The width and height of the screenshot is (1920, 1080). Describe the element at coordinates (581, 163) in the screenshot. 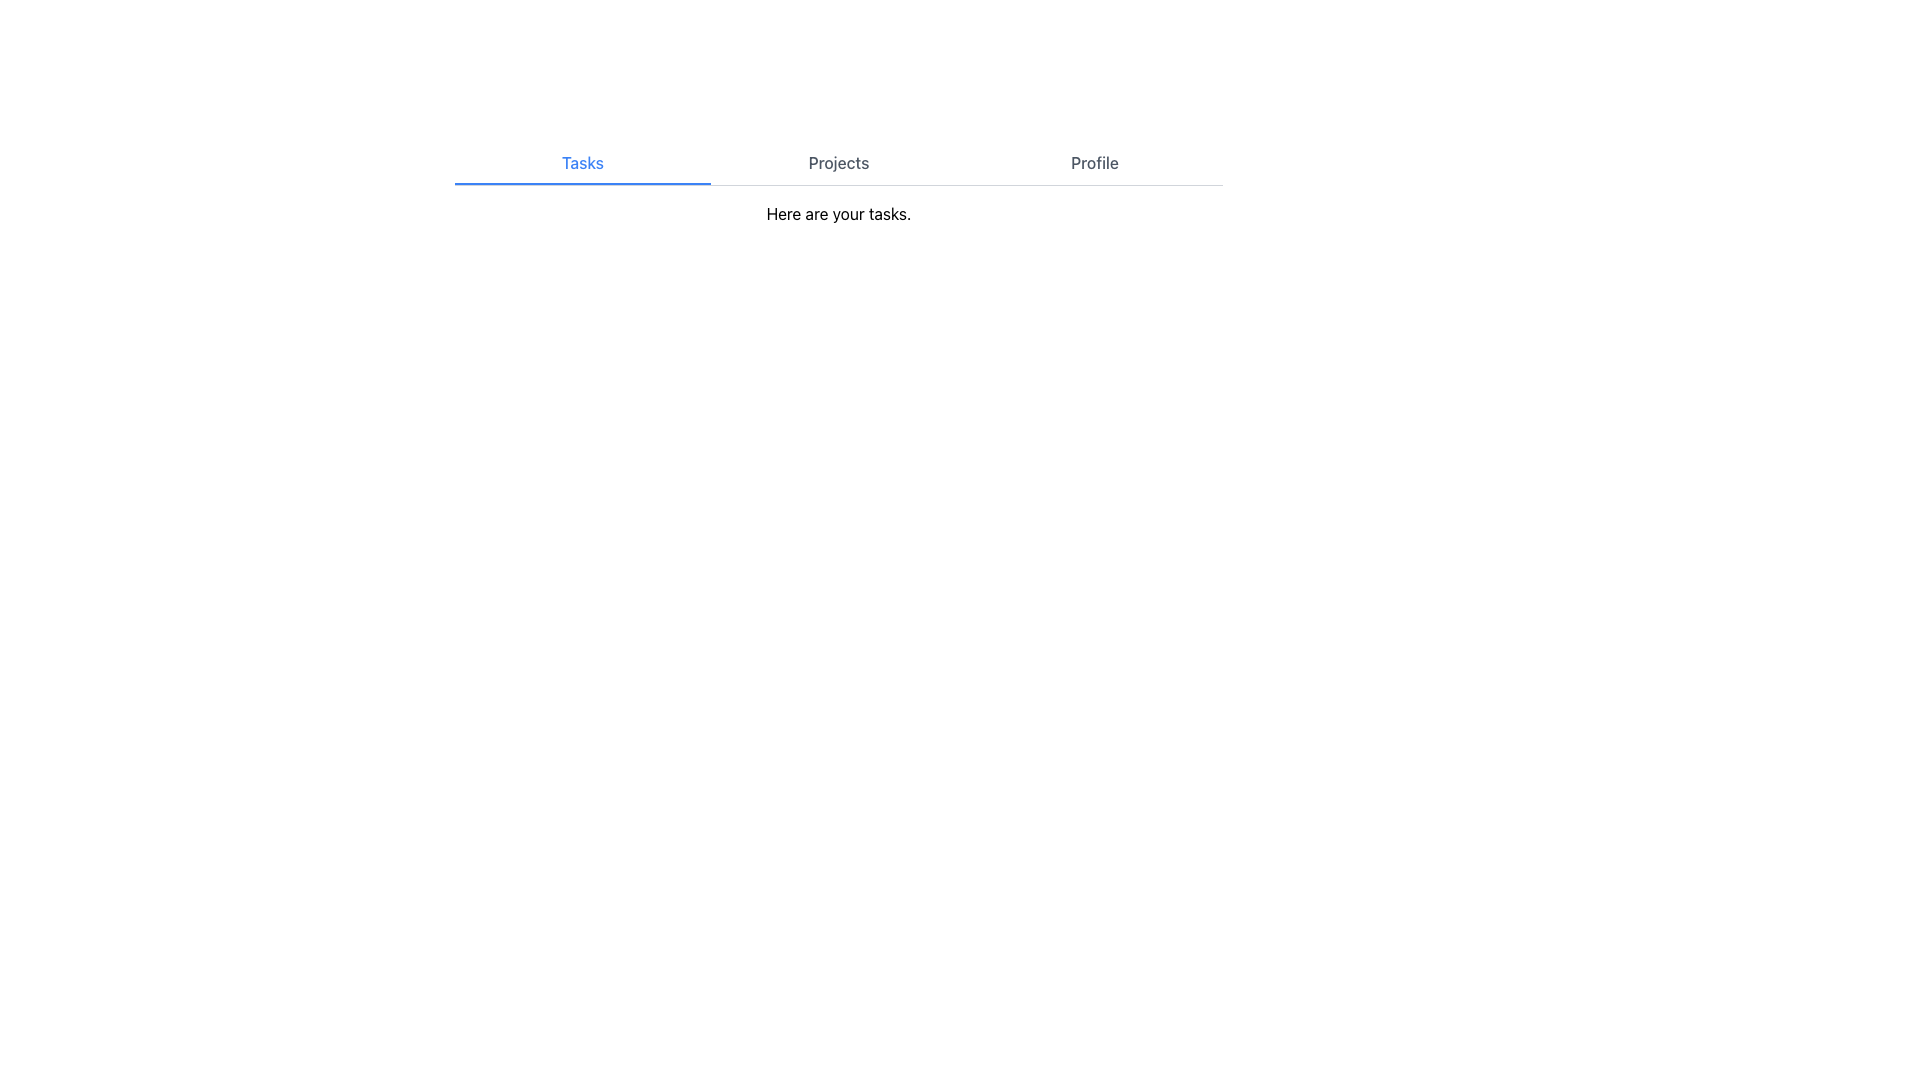

I see `the 'Tasks' navigation tab, which is the first option among three tabs in a horizontal layout` at that location.